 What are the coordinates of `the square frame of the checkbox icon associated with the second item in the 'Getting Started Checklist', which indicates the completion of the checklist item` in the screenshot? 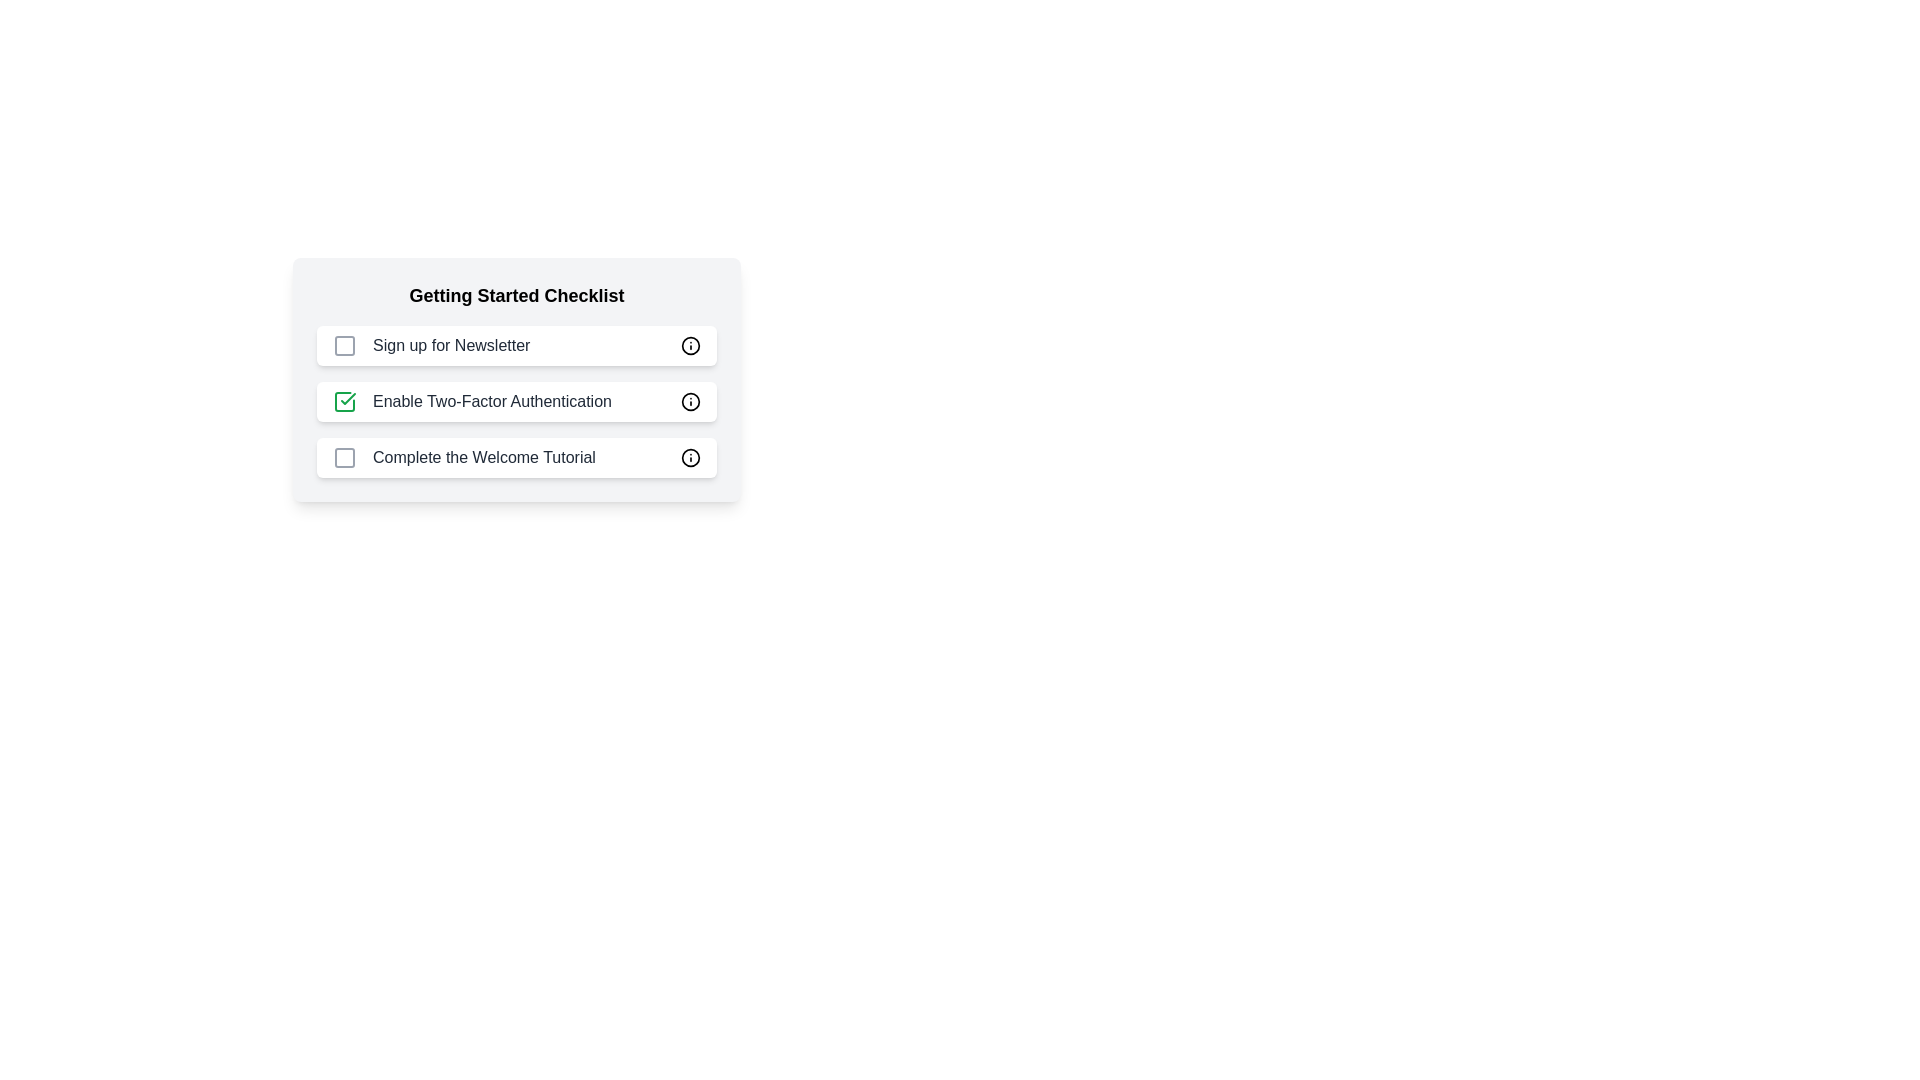 It's located at (345, 401).